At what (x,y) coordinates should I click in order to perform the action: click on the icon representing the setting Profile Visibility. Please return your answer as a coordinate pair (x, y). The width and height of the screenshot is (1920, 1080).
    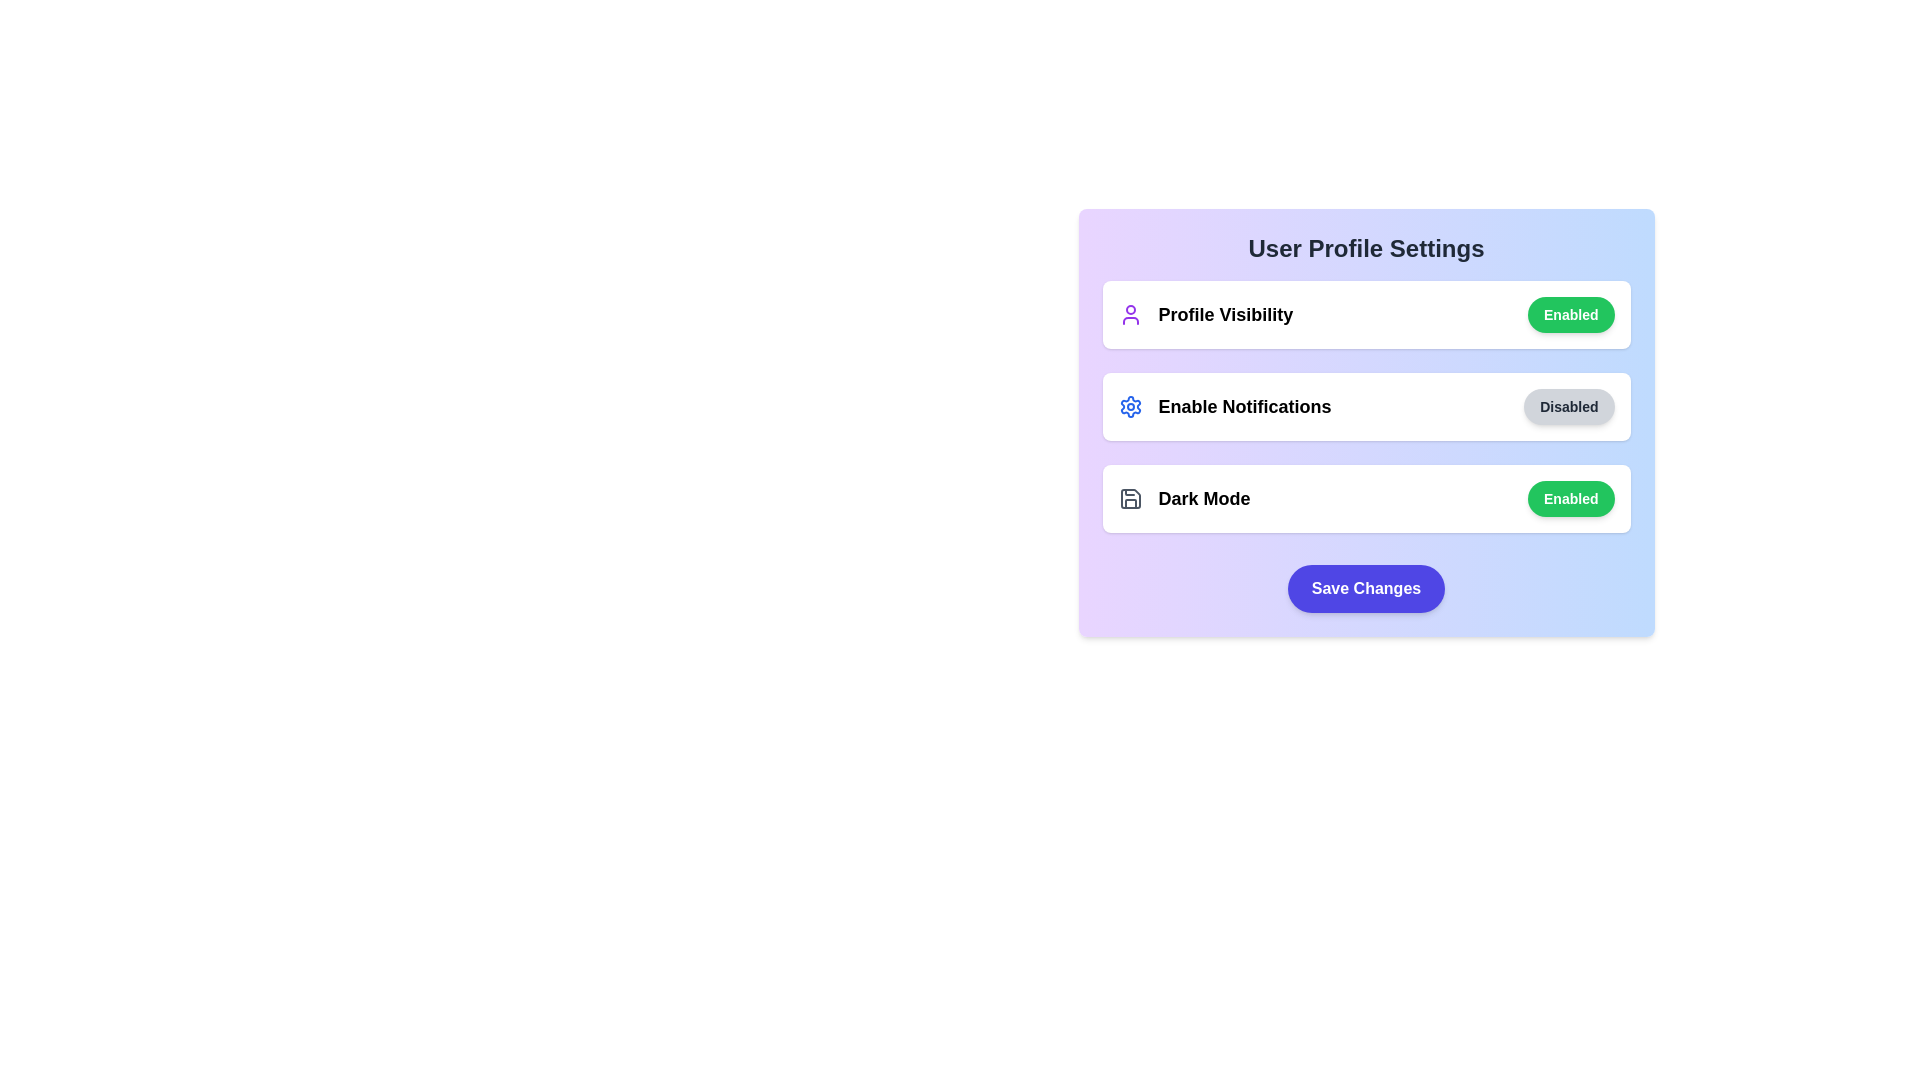
    Looking at the image, I should click on (1130, 315).